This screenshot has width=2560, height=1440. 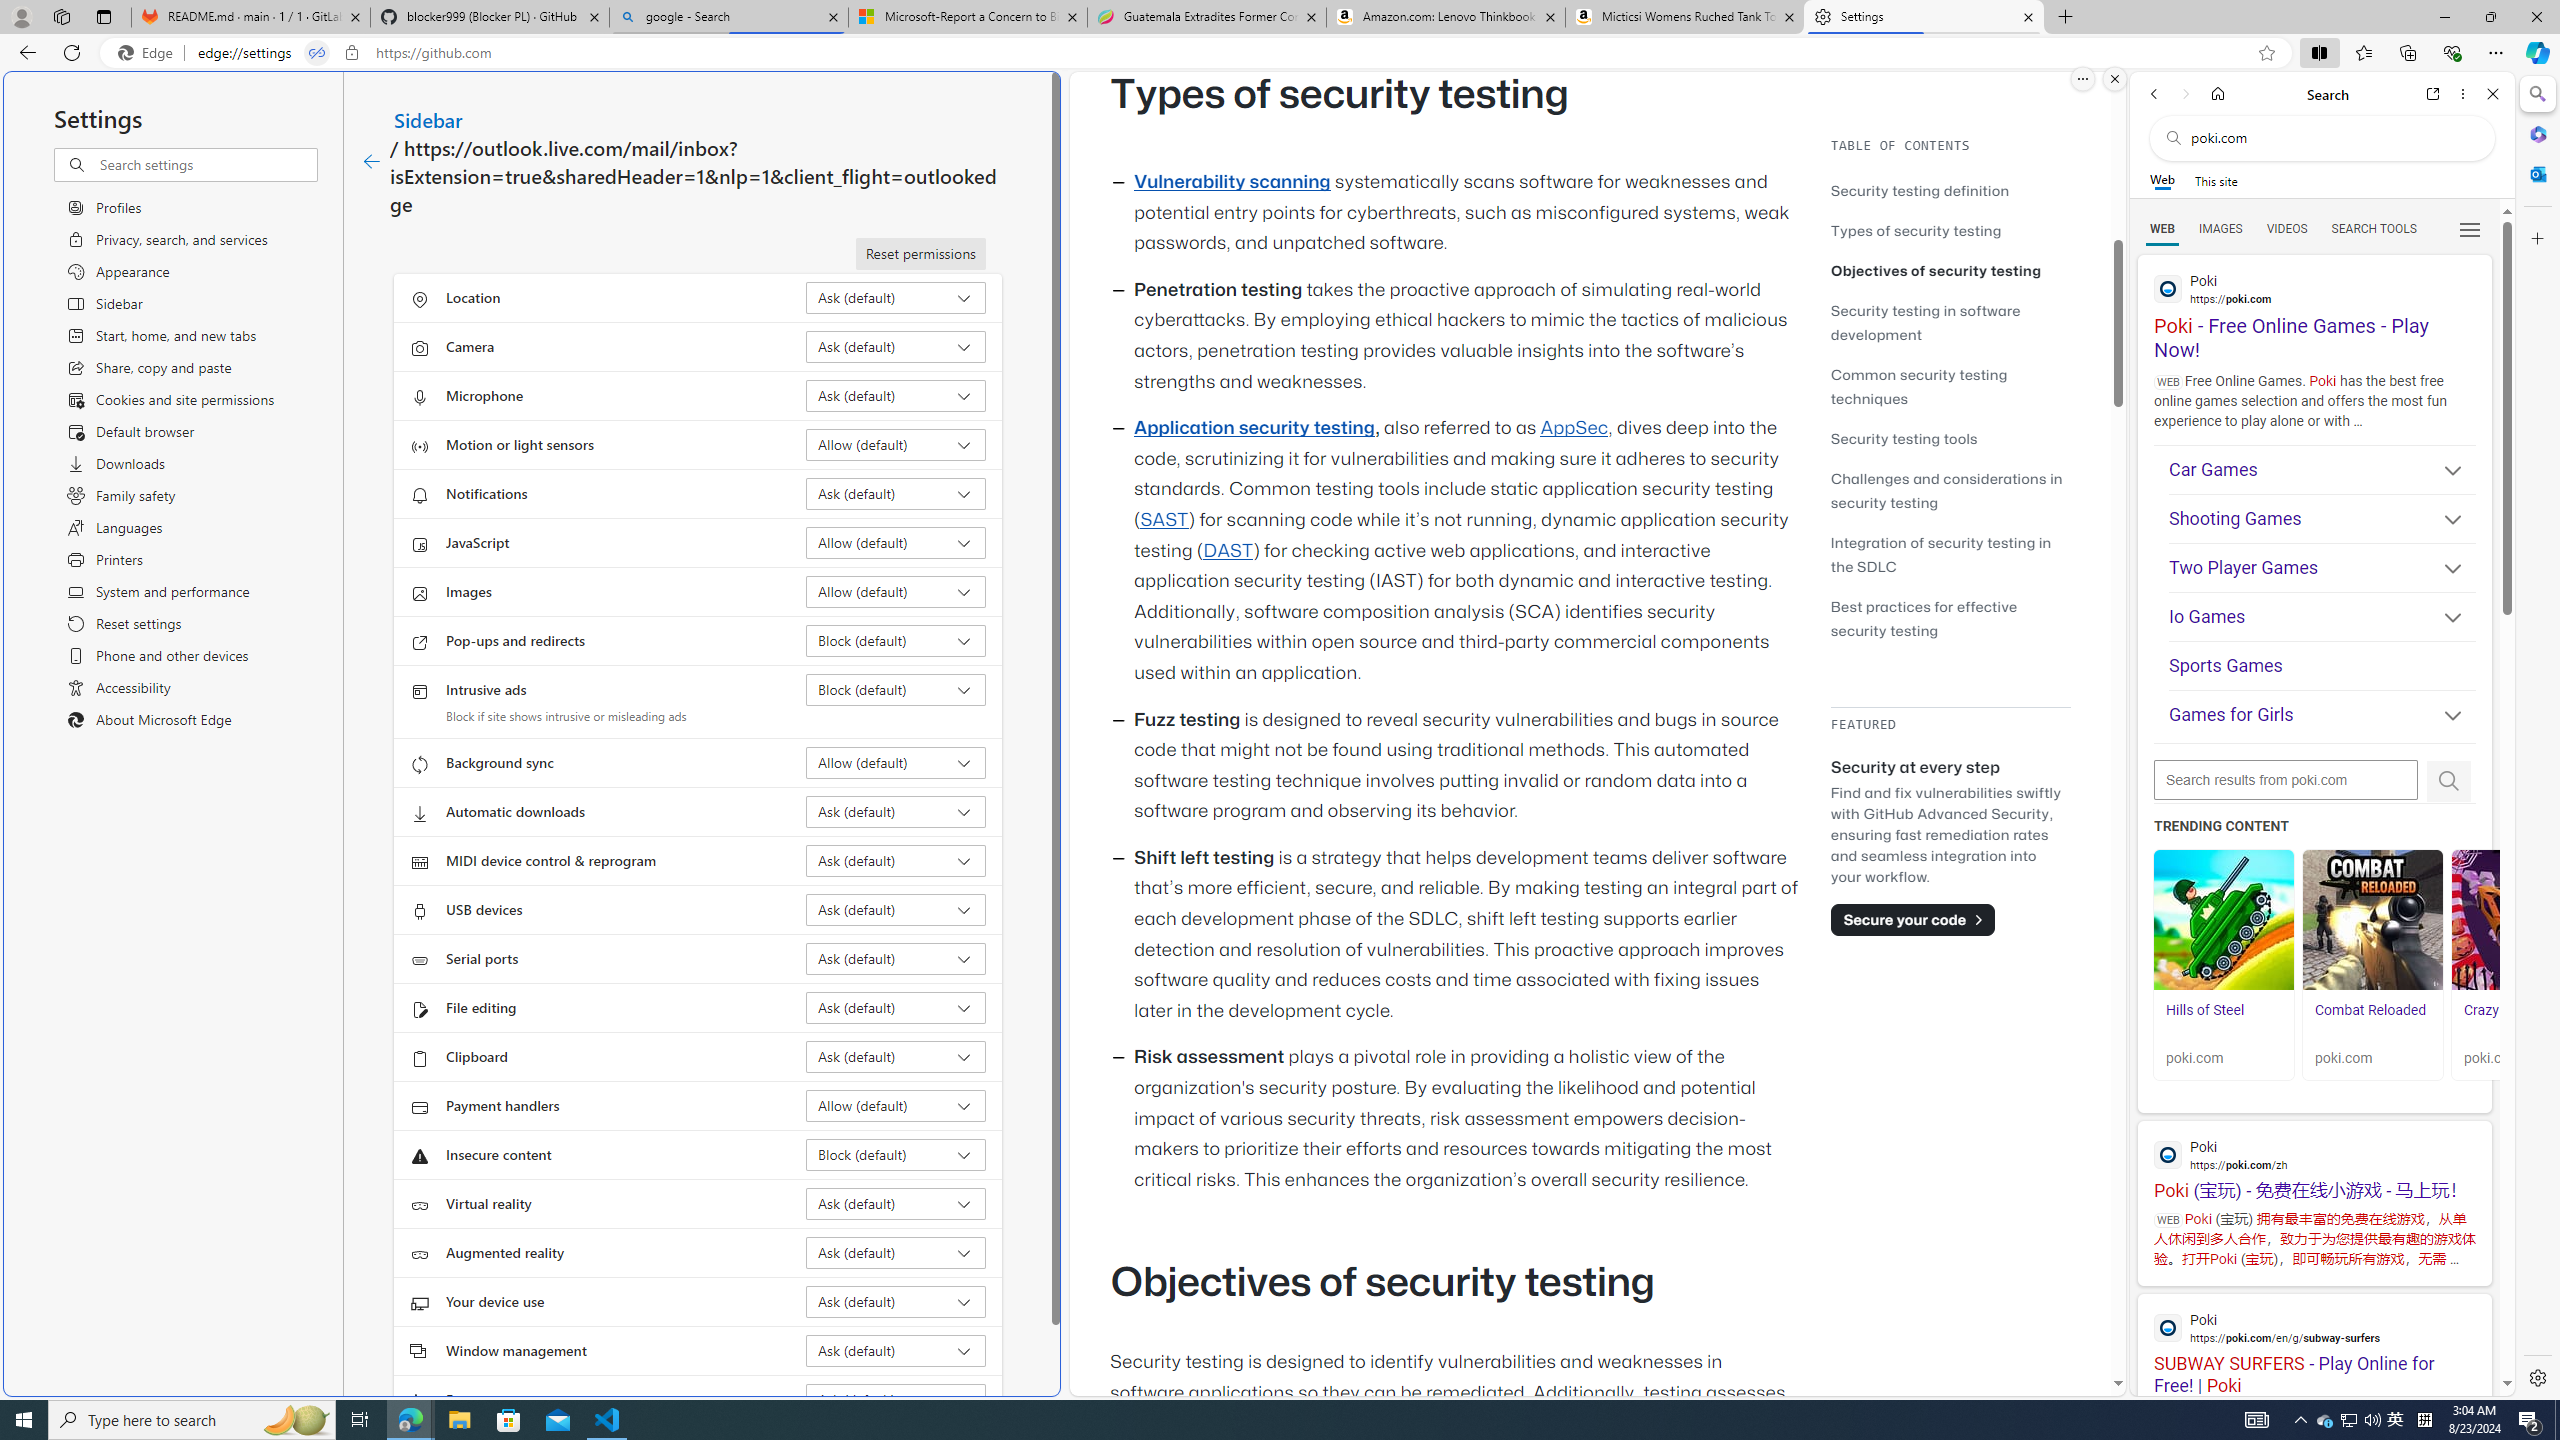 What do you see at coordinates (896, 1252) in the screenshot?
I see `'Augmented reality Ask (default)'` at bounding box center [896, 1252].